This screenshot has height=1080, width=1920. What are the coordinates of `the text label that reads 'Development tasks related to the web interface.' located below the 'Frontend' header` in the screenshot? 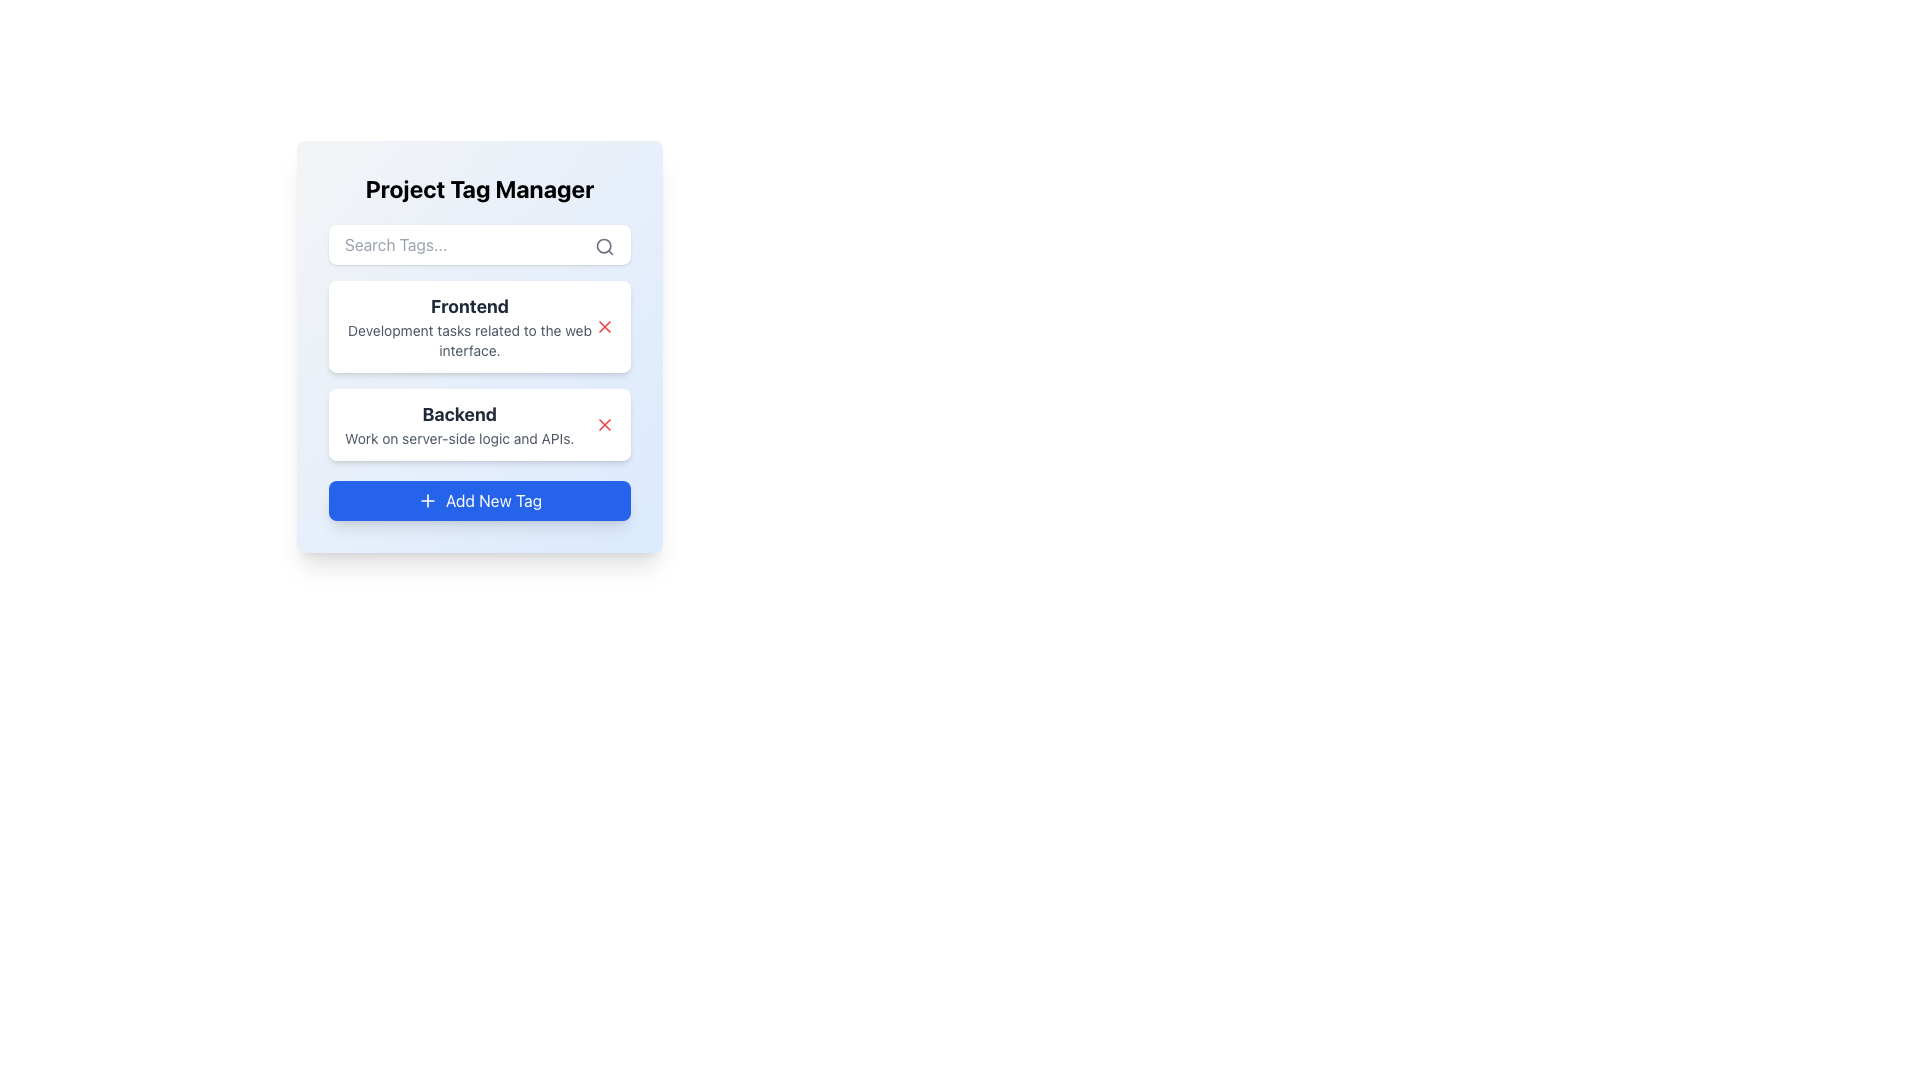 It's located at (469, 339).